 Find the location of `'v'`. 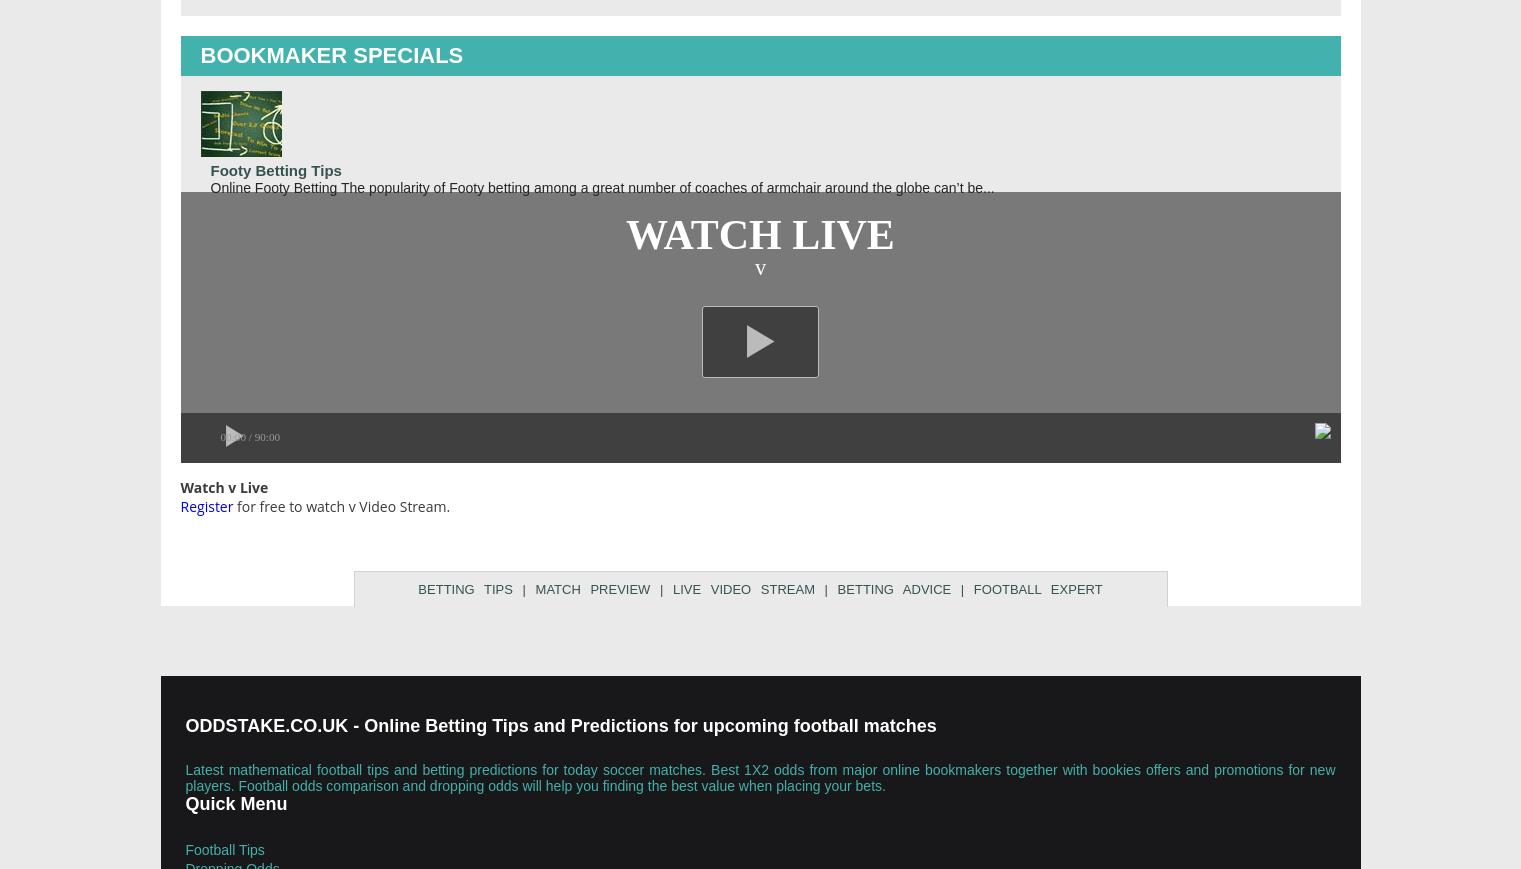

'v' is located at coordinates (759, 265).